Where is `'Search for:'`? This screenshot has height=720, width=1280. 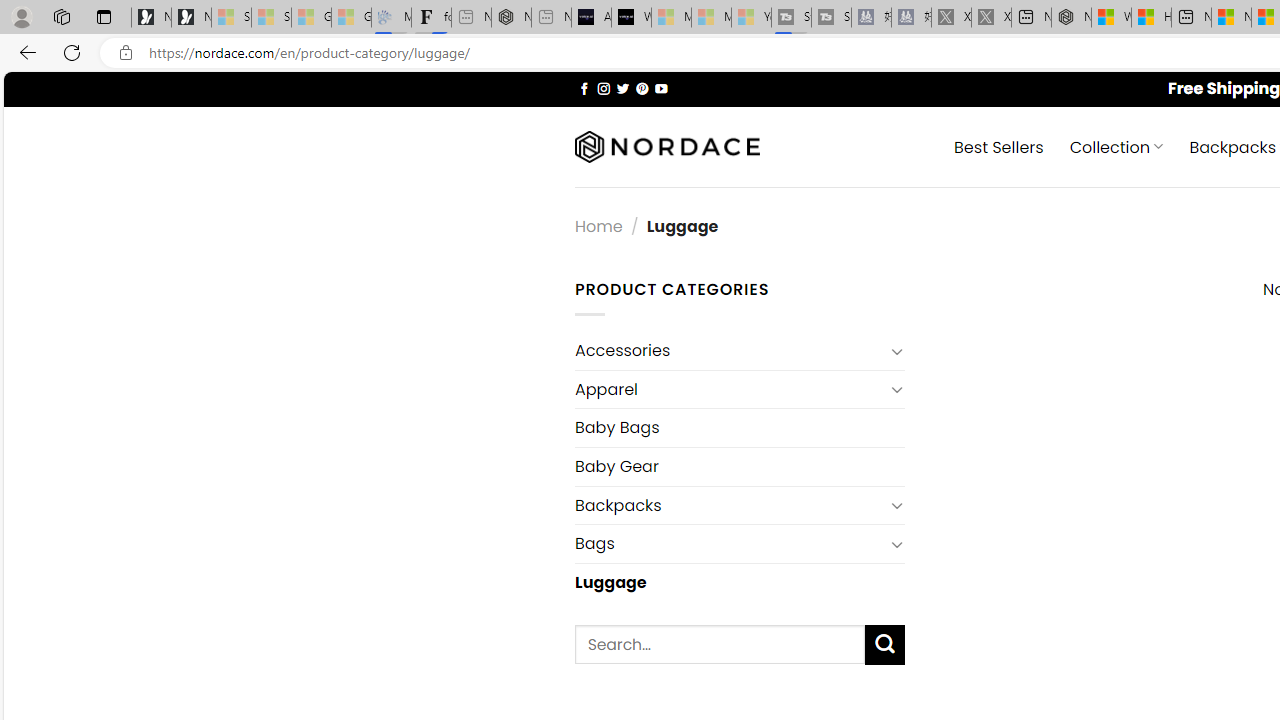 'Search for:' is located at coordinates (720, 645).